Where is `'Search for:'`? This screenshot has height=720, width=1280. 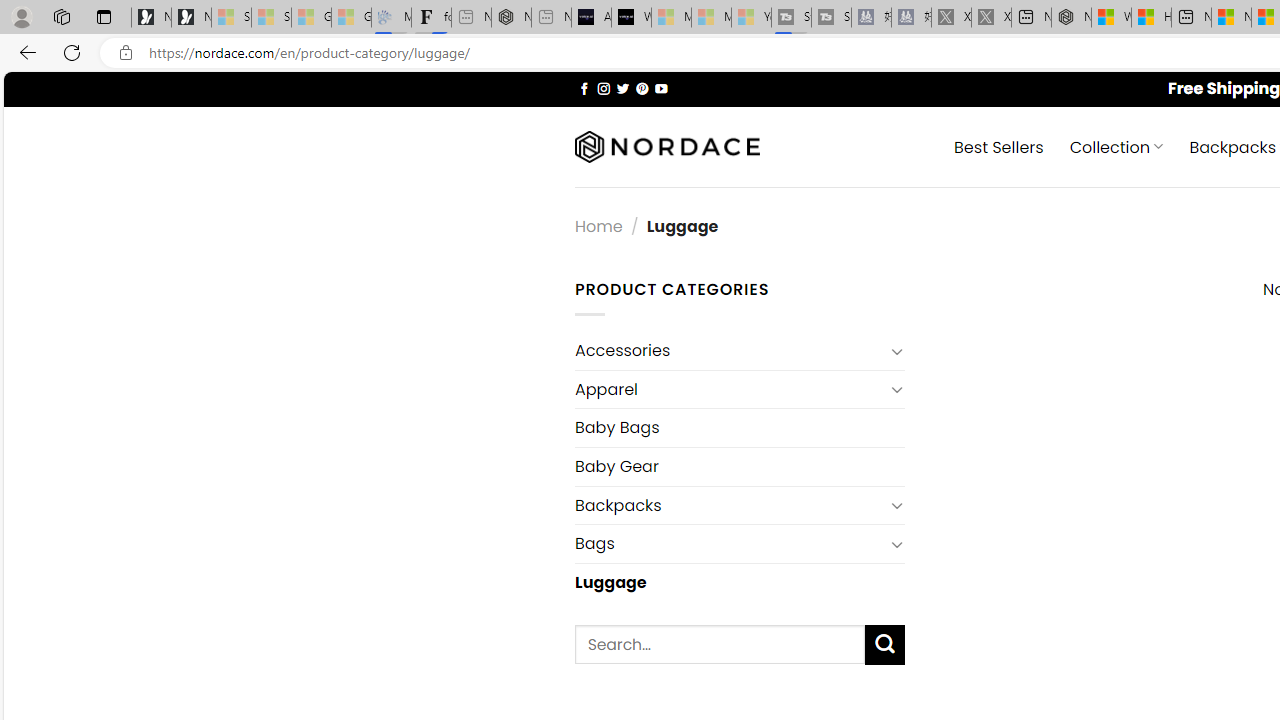 'Search for:' is located at coordinates (720, 645).